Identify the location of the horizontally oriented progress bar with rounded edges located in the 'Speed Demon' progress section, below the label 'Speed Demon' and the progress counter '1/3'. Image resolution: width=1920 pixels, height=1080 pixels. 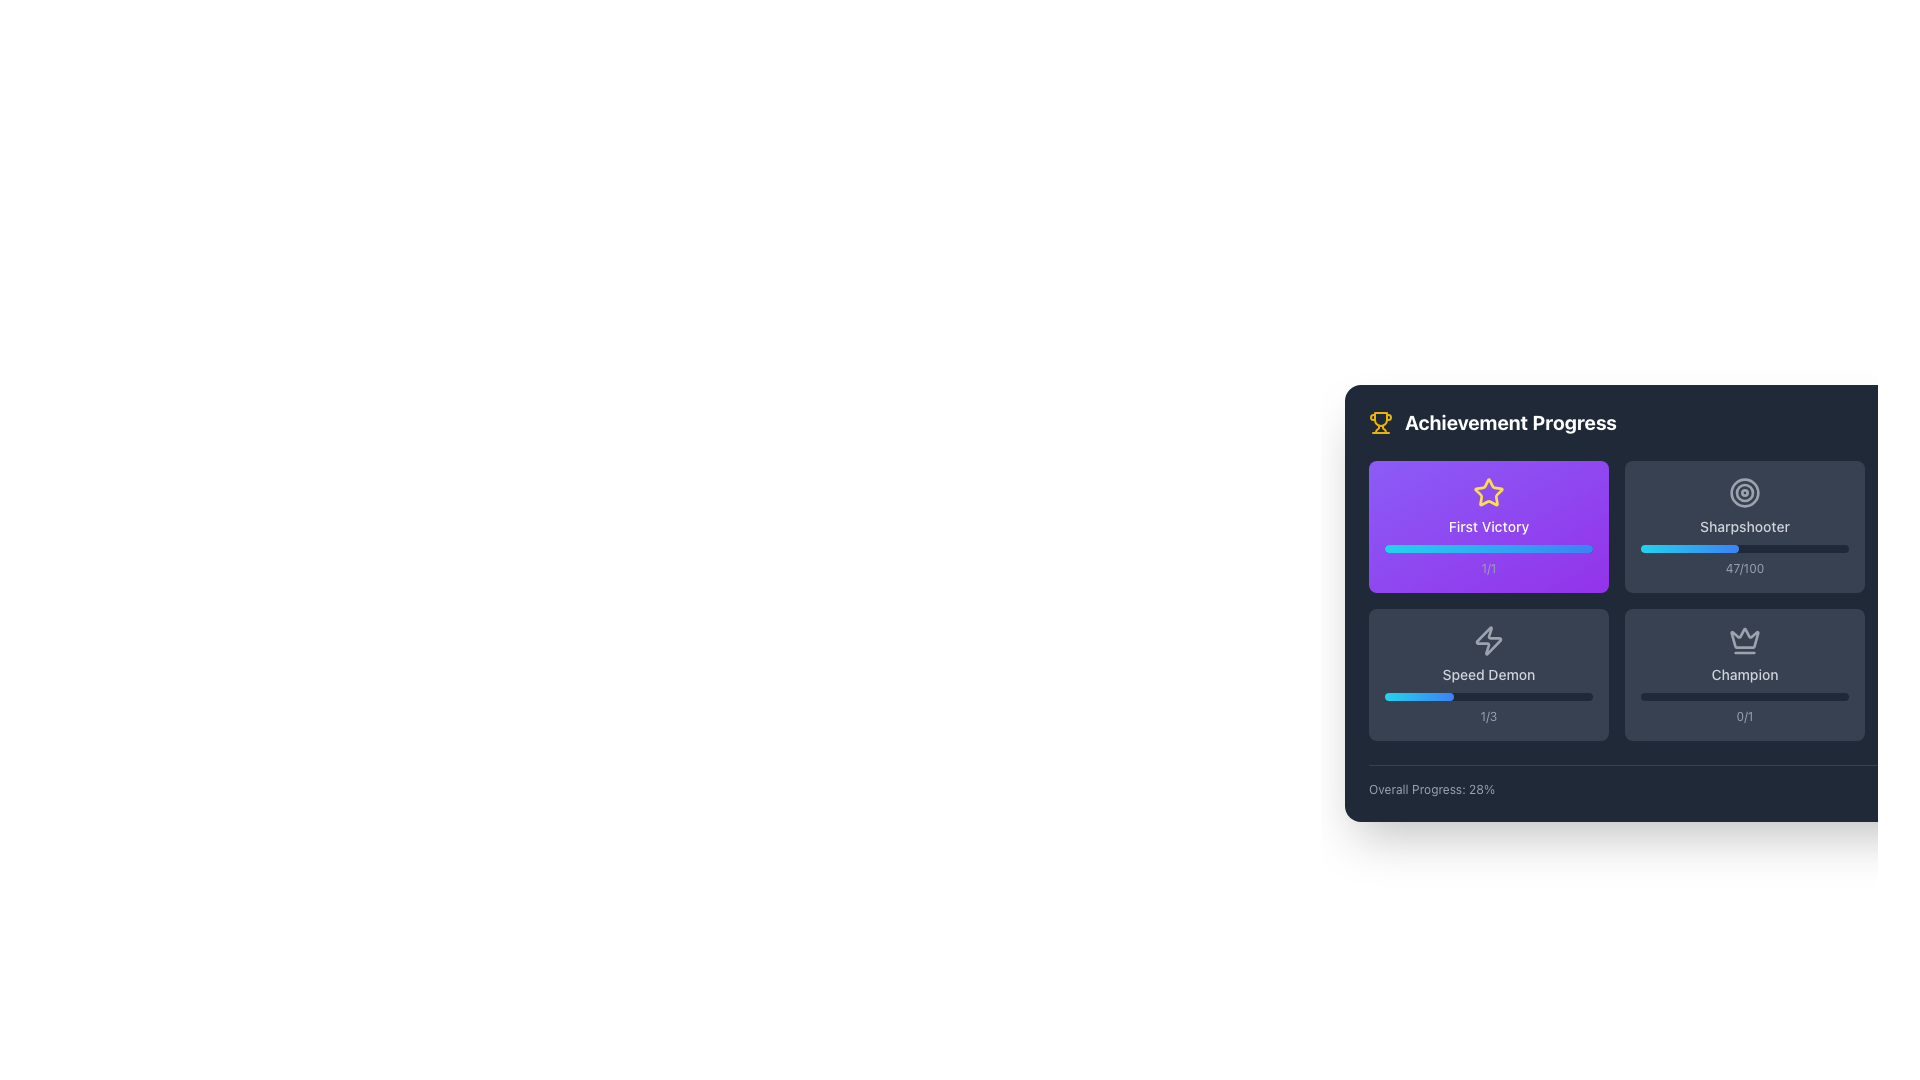
(1488, 696).